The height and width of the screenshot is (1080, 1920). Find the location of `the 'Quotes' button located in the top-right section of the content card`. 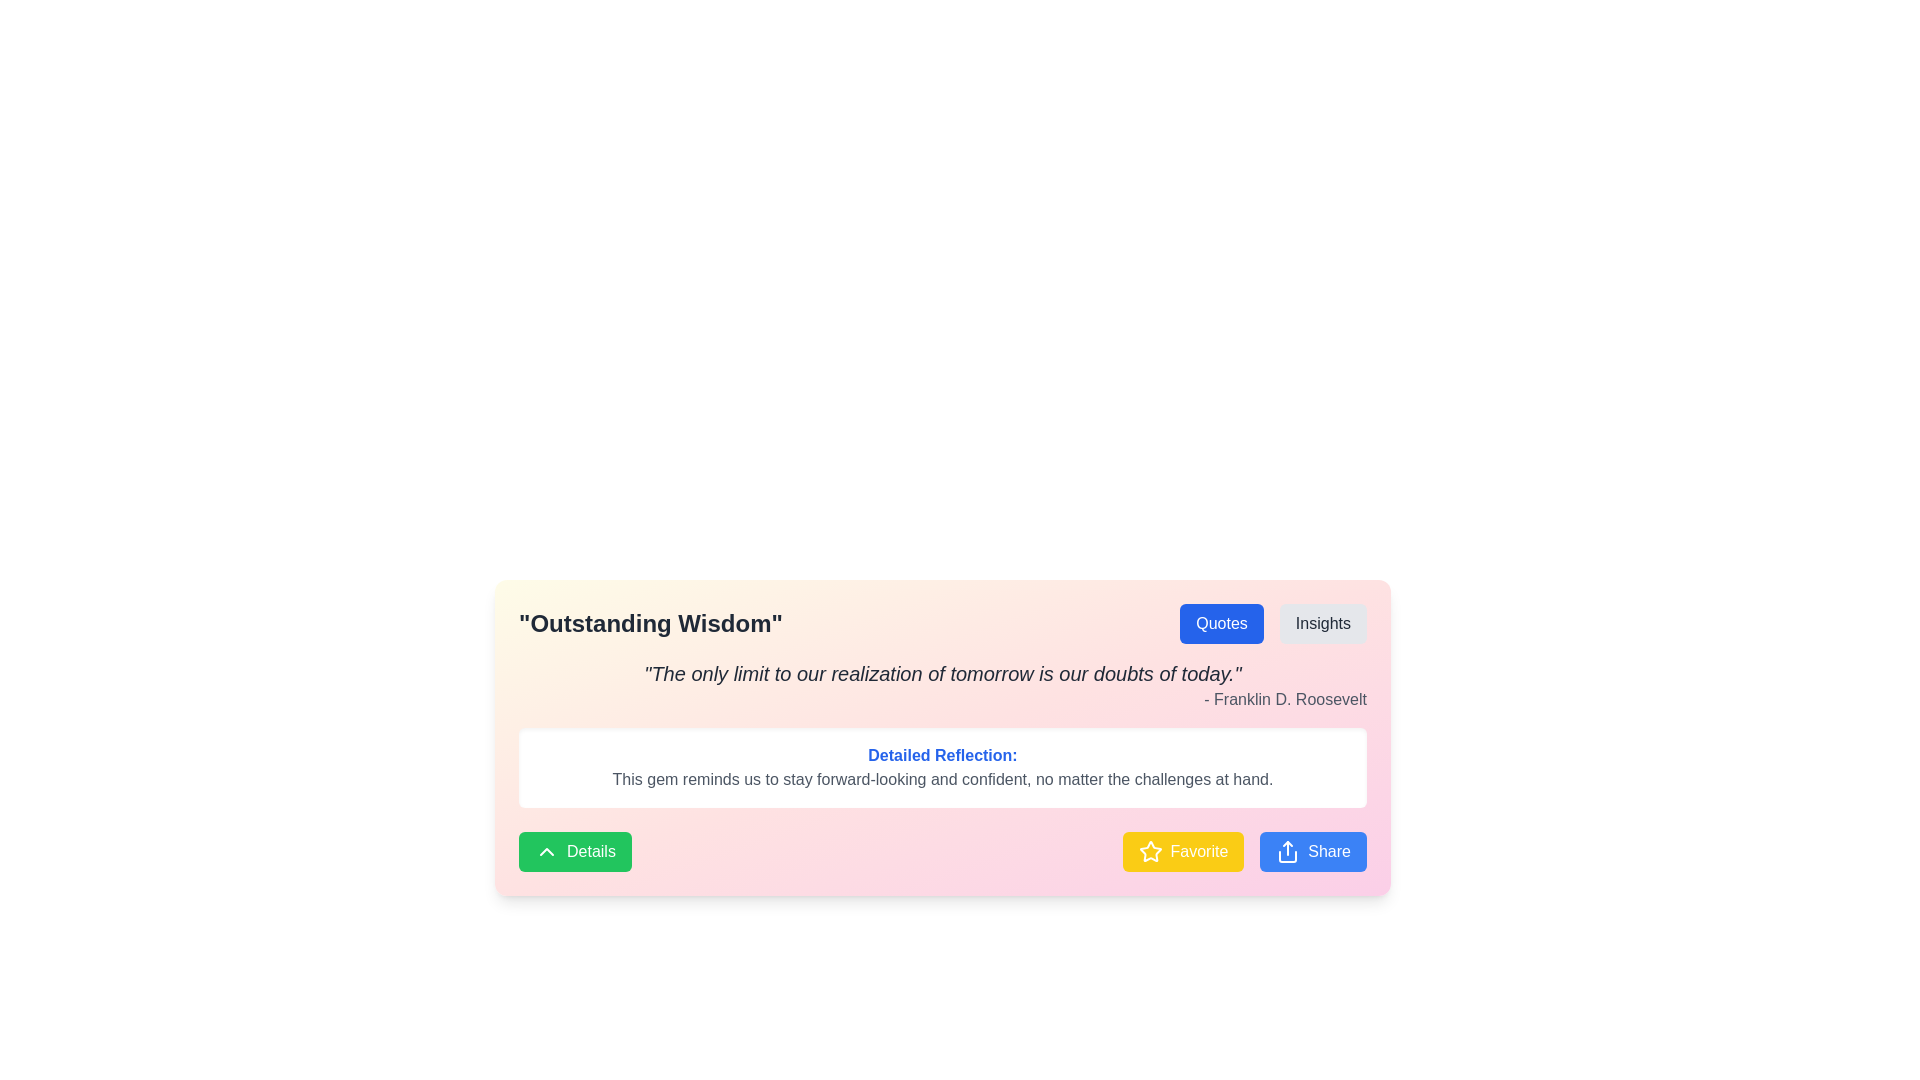

the 'Quotes' button located in the top-right section of the content card is located at coordinates (1221, 623).